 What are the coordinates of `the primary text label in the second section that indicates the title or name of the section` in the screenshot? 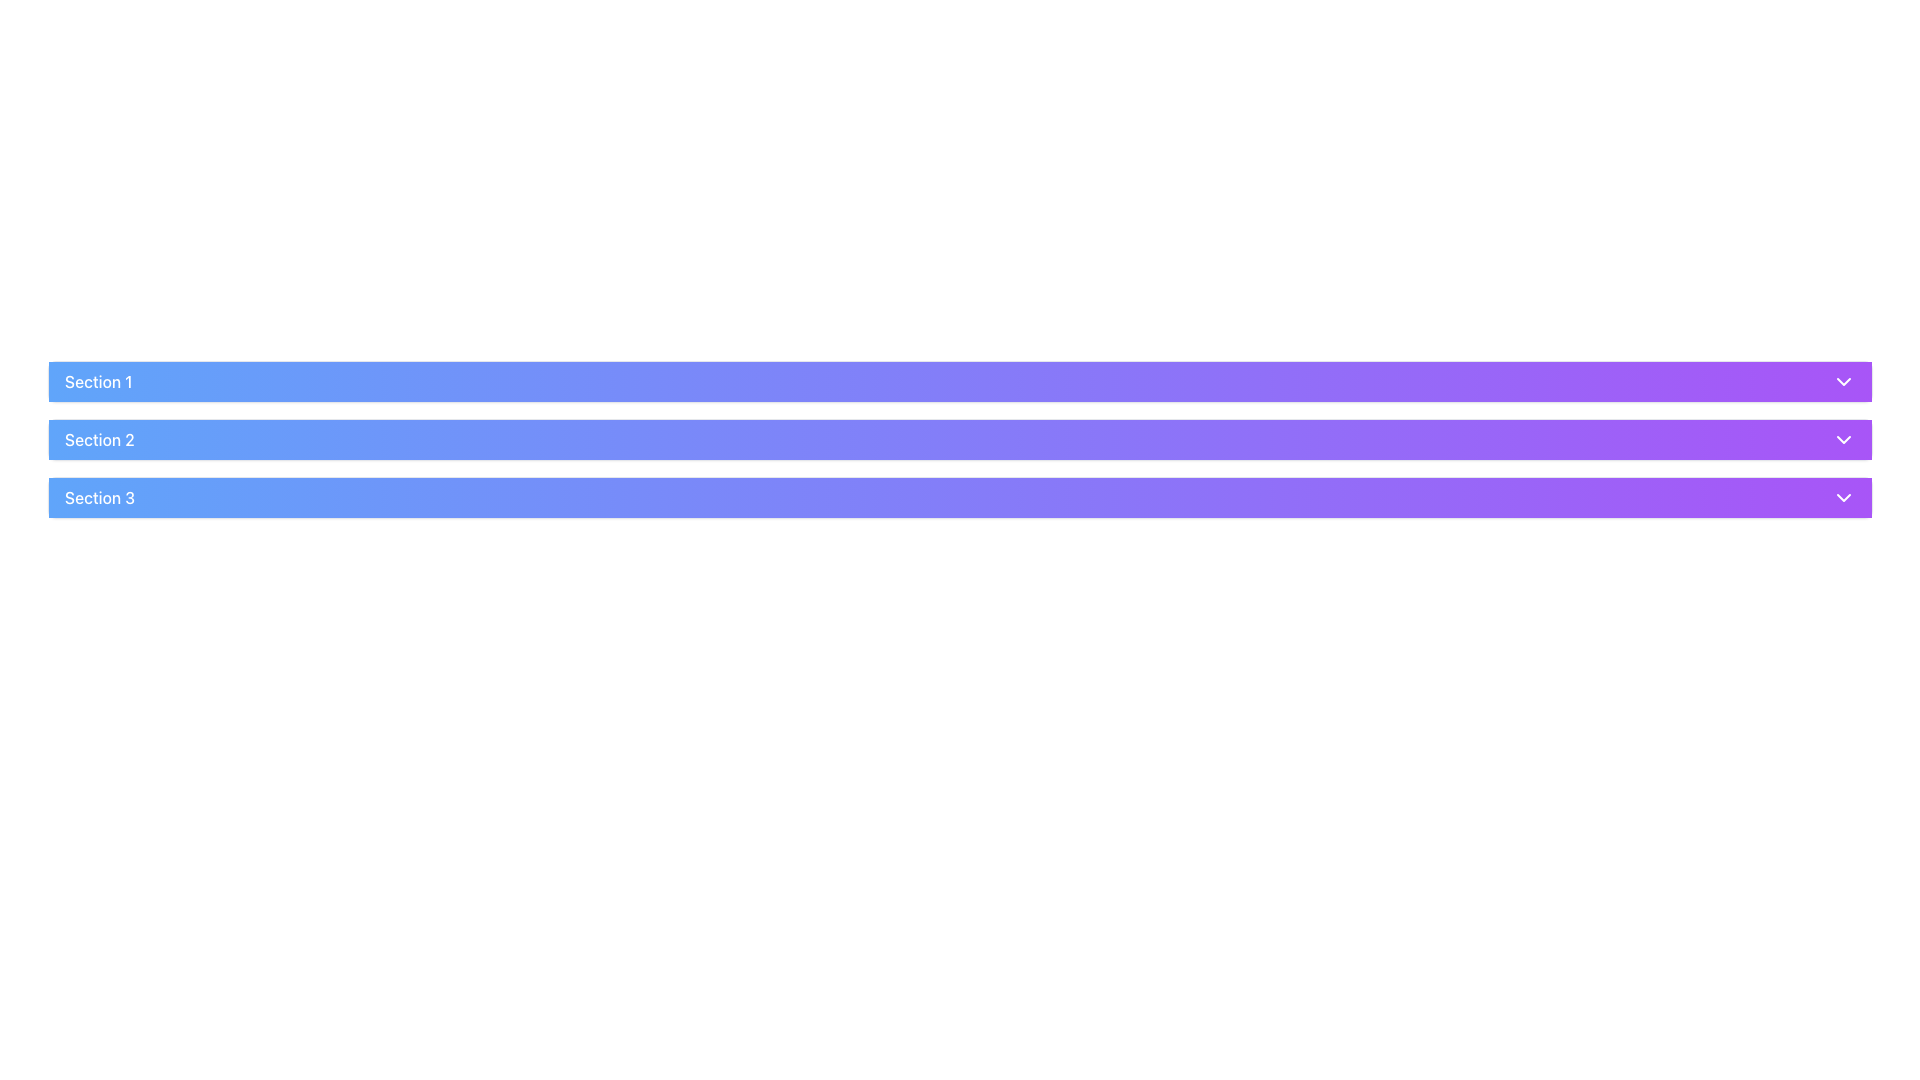 It's located at (98, 438).